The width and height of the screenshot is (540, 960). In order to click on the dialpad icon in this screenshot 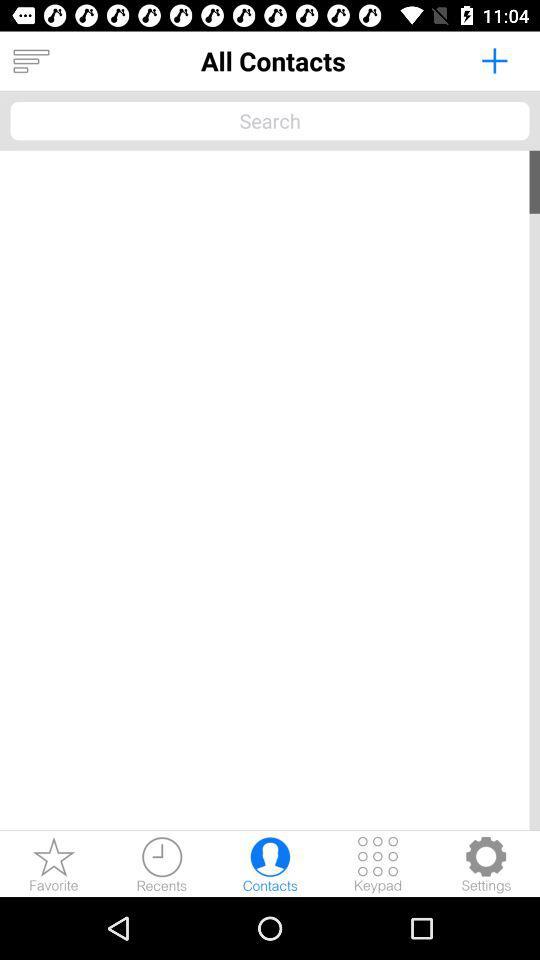, I will do `click(378, 863)`.